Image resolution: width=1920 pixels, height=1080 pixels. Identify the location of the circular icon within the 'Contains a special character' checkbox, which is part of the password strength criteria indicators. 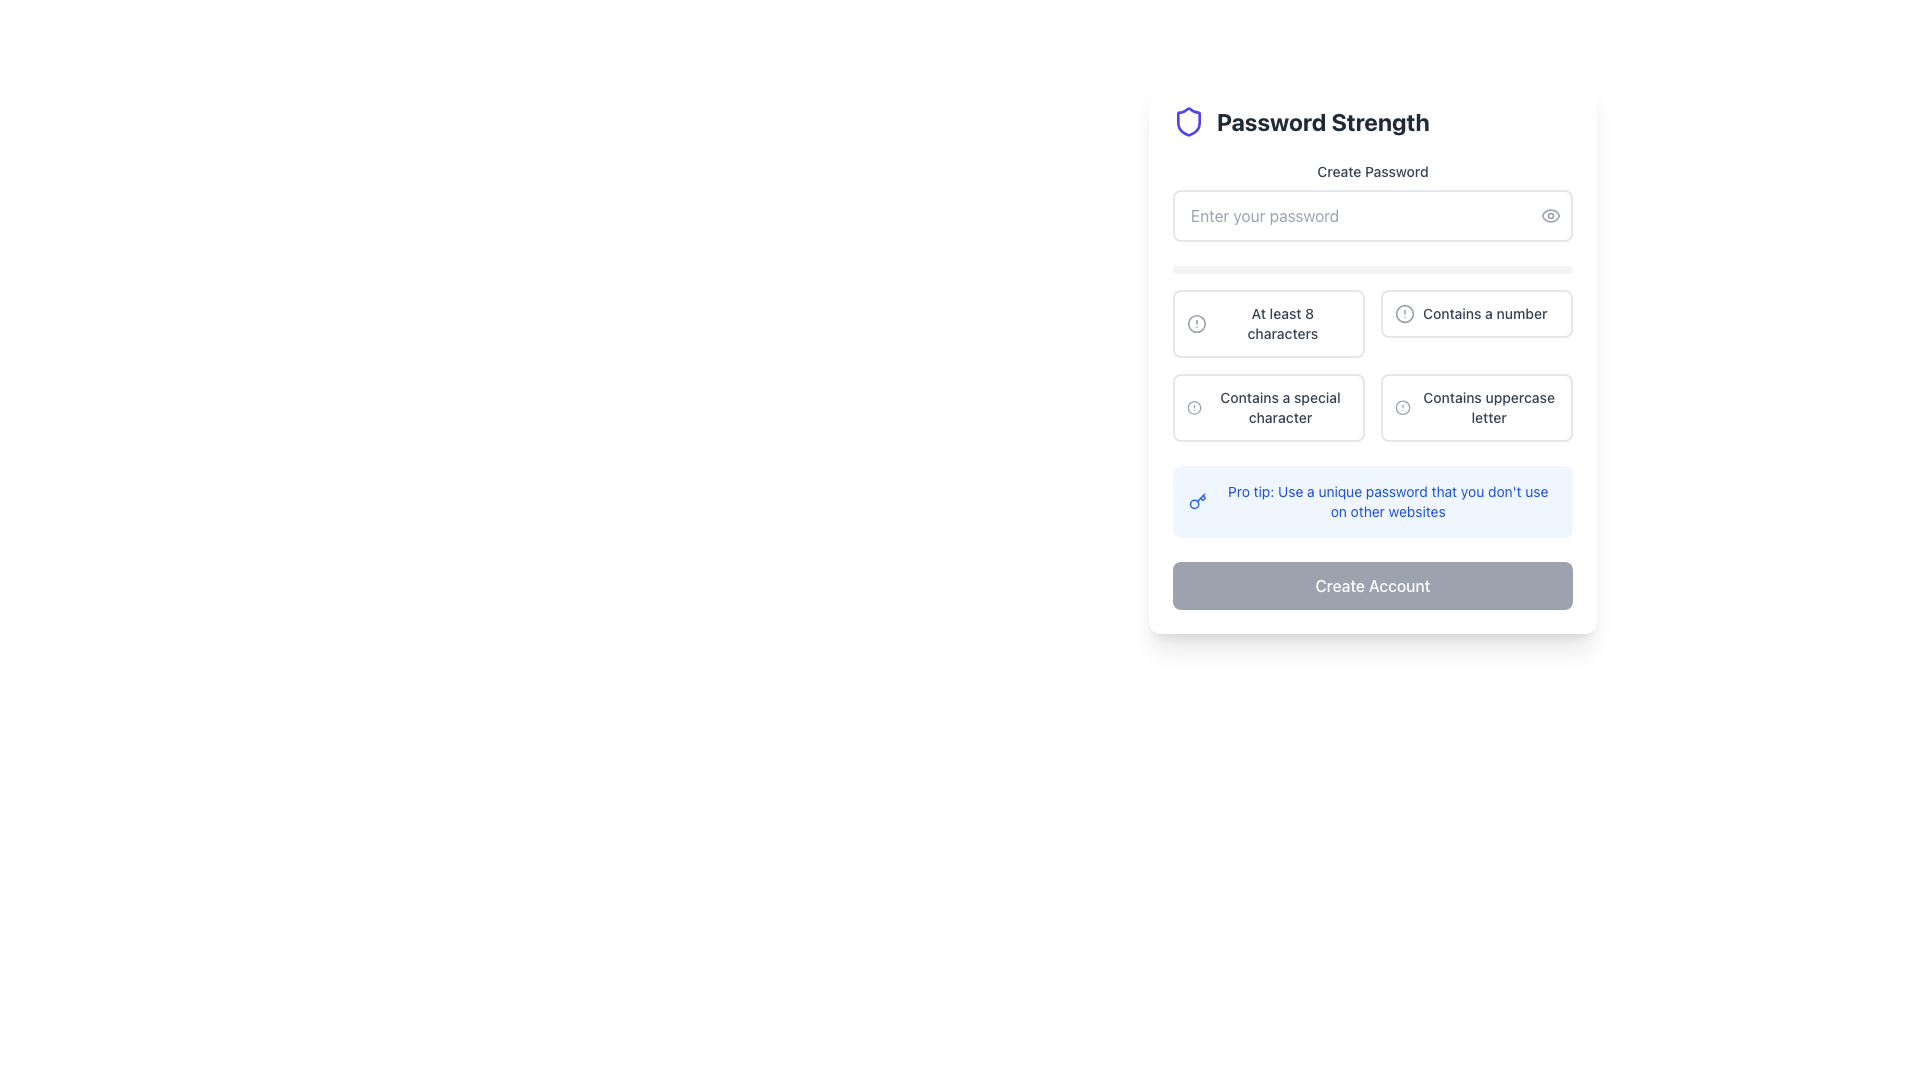
(1194, 407).